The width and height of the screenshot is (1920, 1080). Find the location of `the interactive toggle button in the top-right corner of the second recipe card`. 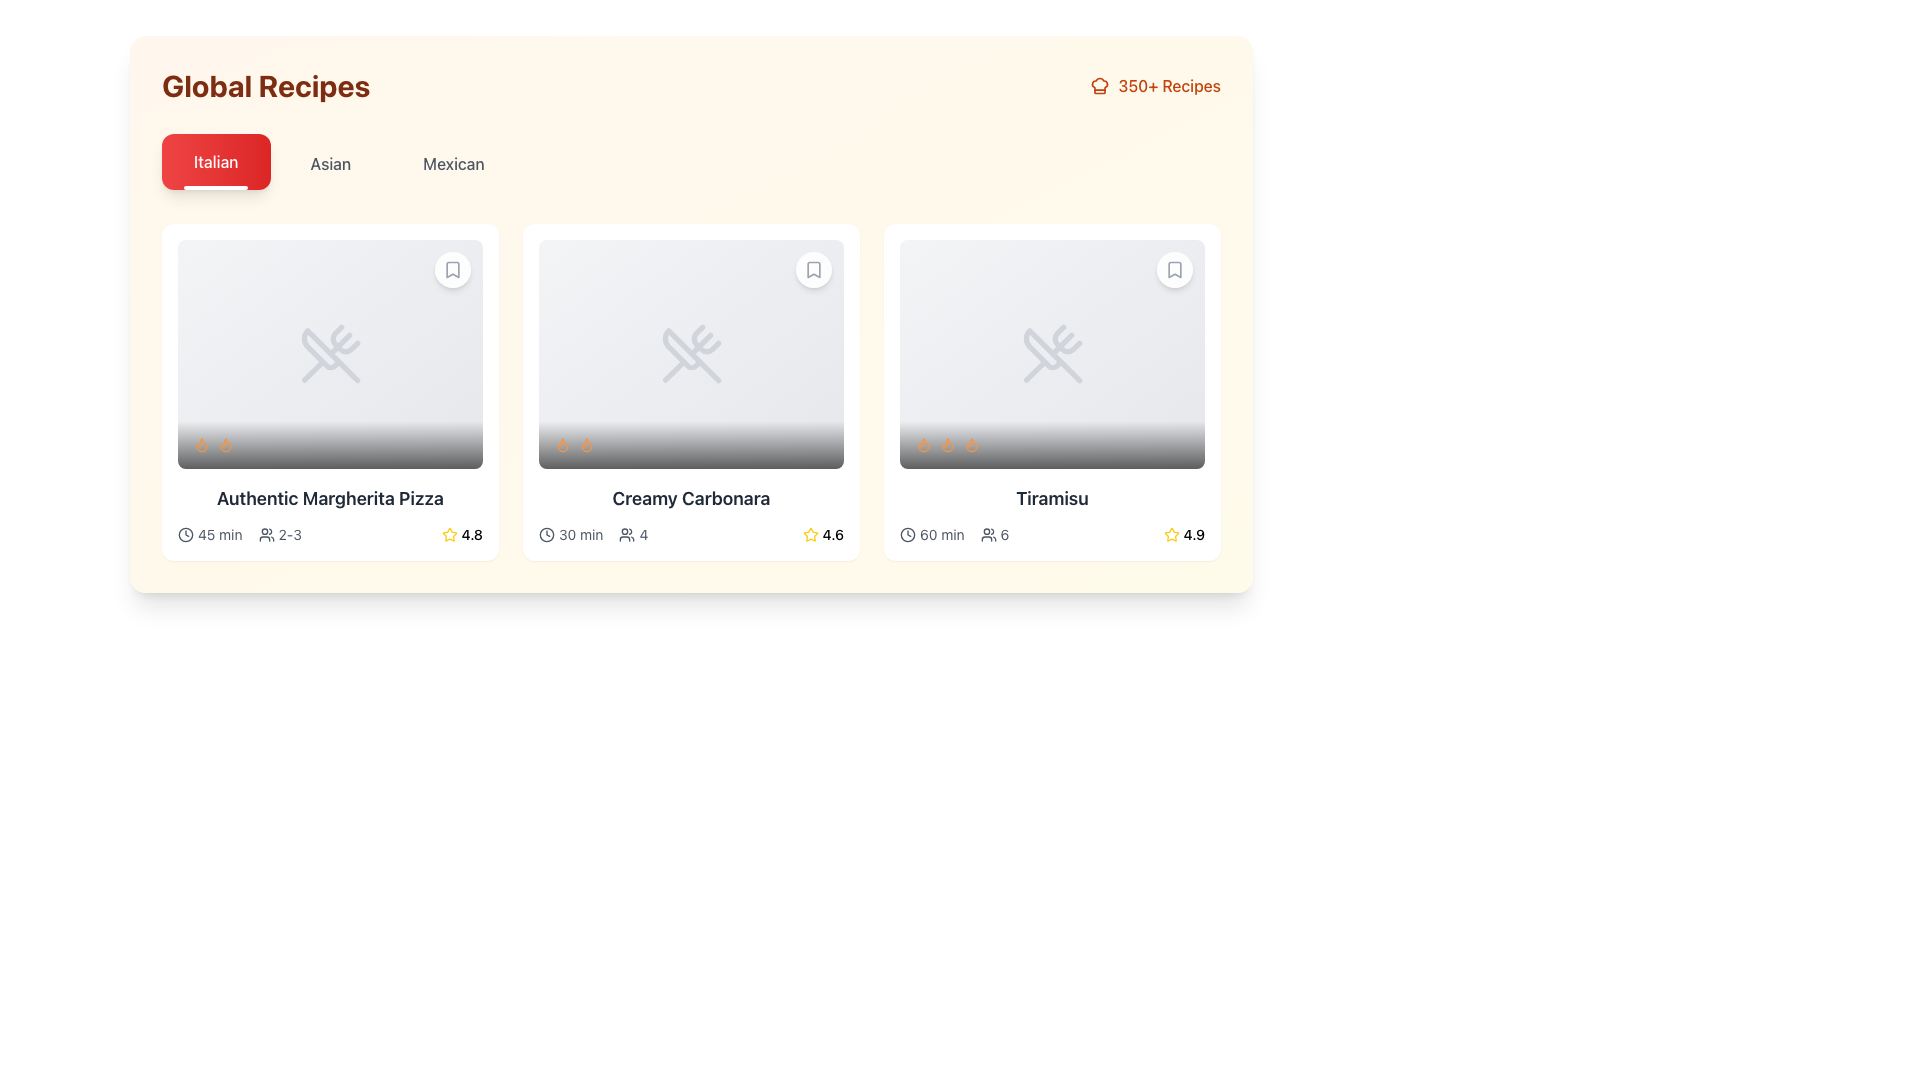

the interactive toggle button in the top-right corner of the second recipe card is located at coordinates (814, 270).